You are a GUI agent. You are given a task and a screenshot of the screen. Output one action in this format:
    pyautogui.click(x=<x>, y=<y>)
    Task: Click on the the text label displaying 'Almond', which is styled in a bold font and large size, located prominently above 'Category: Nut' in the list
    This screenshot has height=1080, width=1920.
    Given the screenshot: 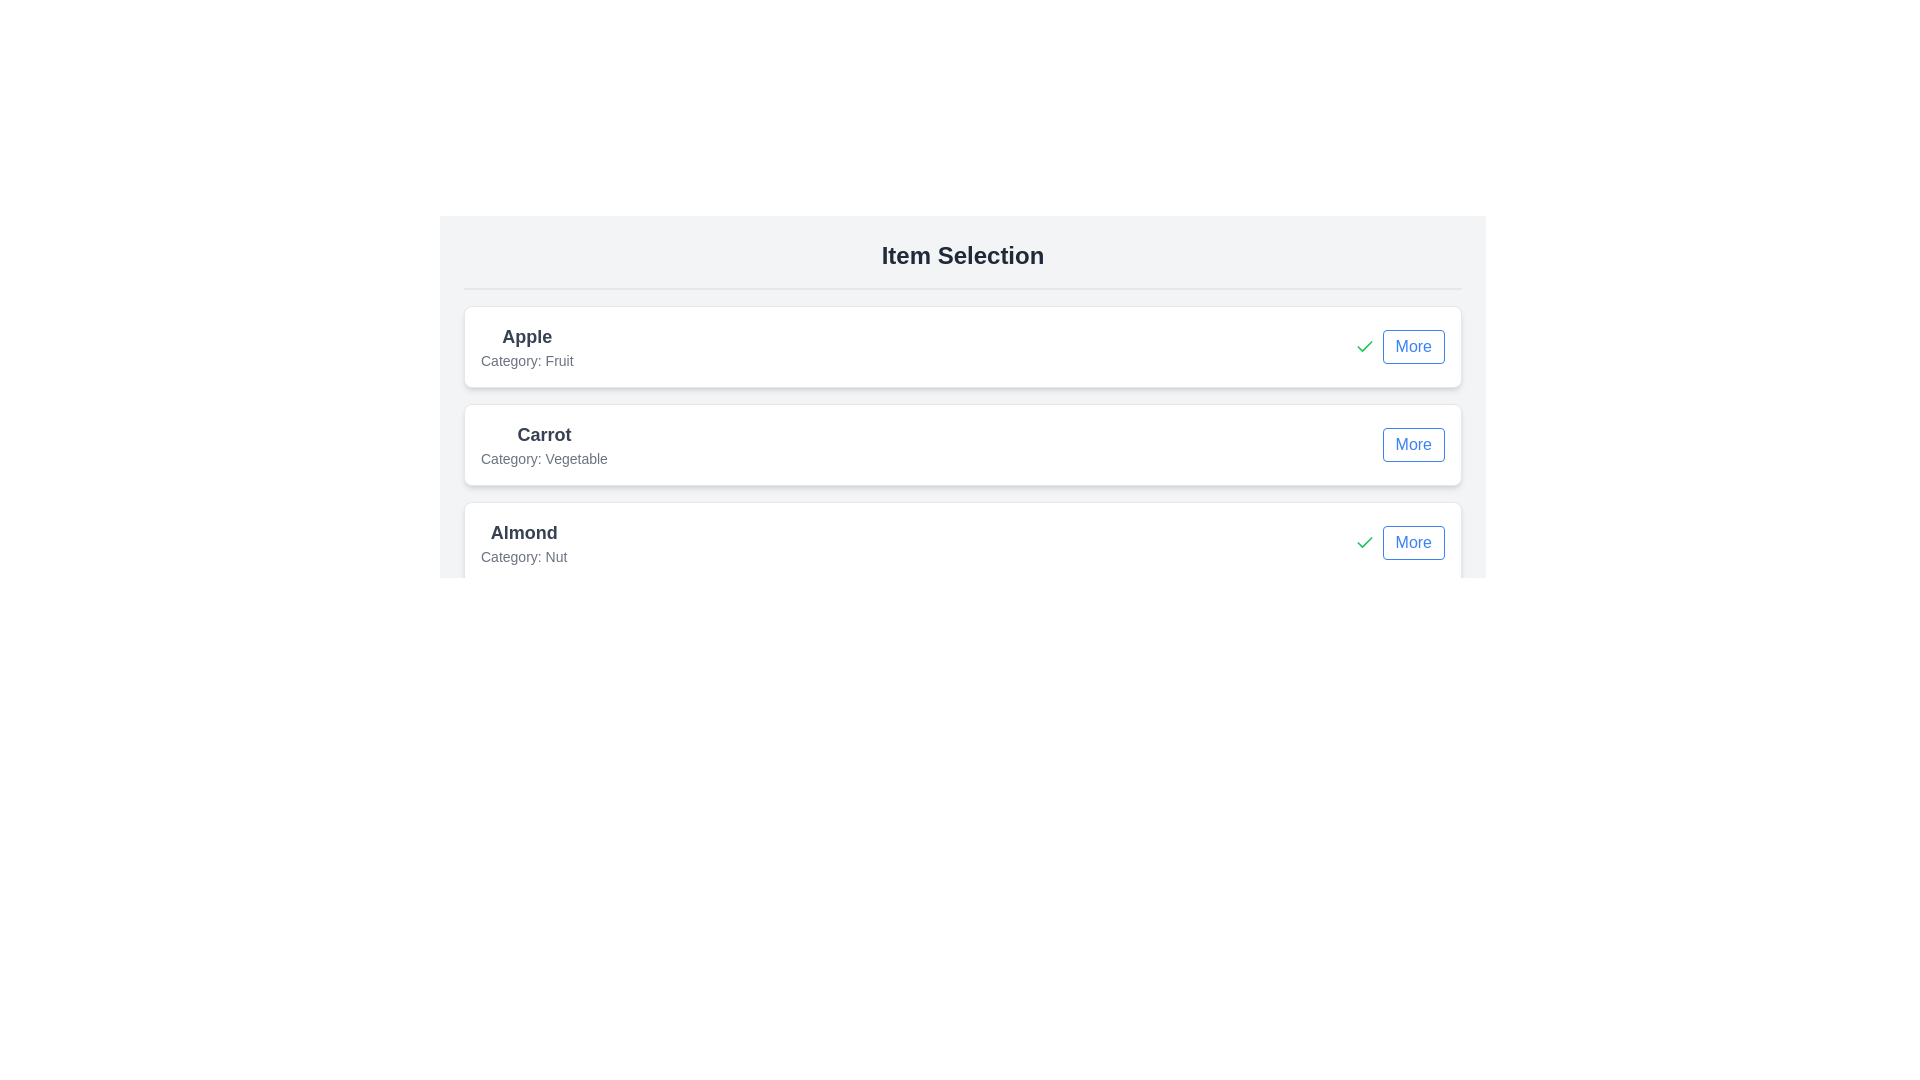 What is the action you would take?
    pyautogui.click(x=524, y=531)
    